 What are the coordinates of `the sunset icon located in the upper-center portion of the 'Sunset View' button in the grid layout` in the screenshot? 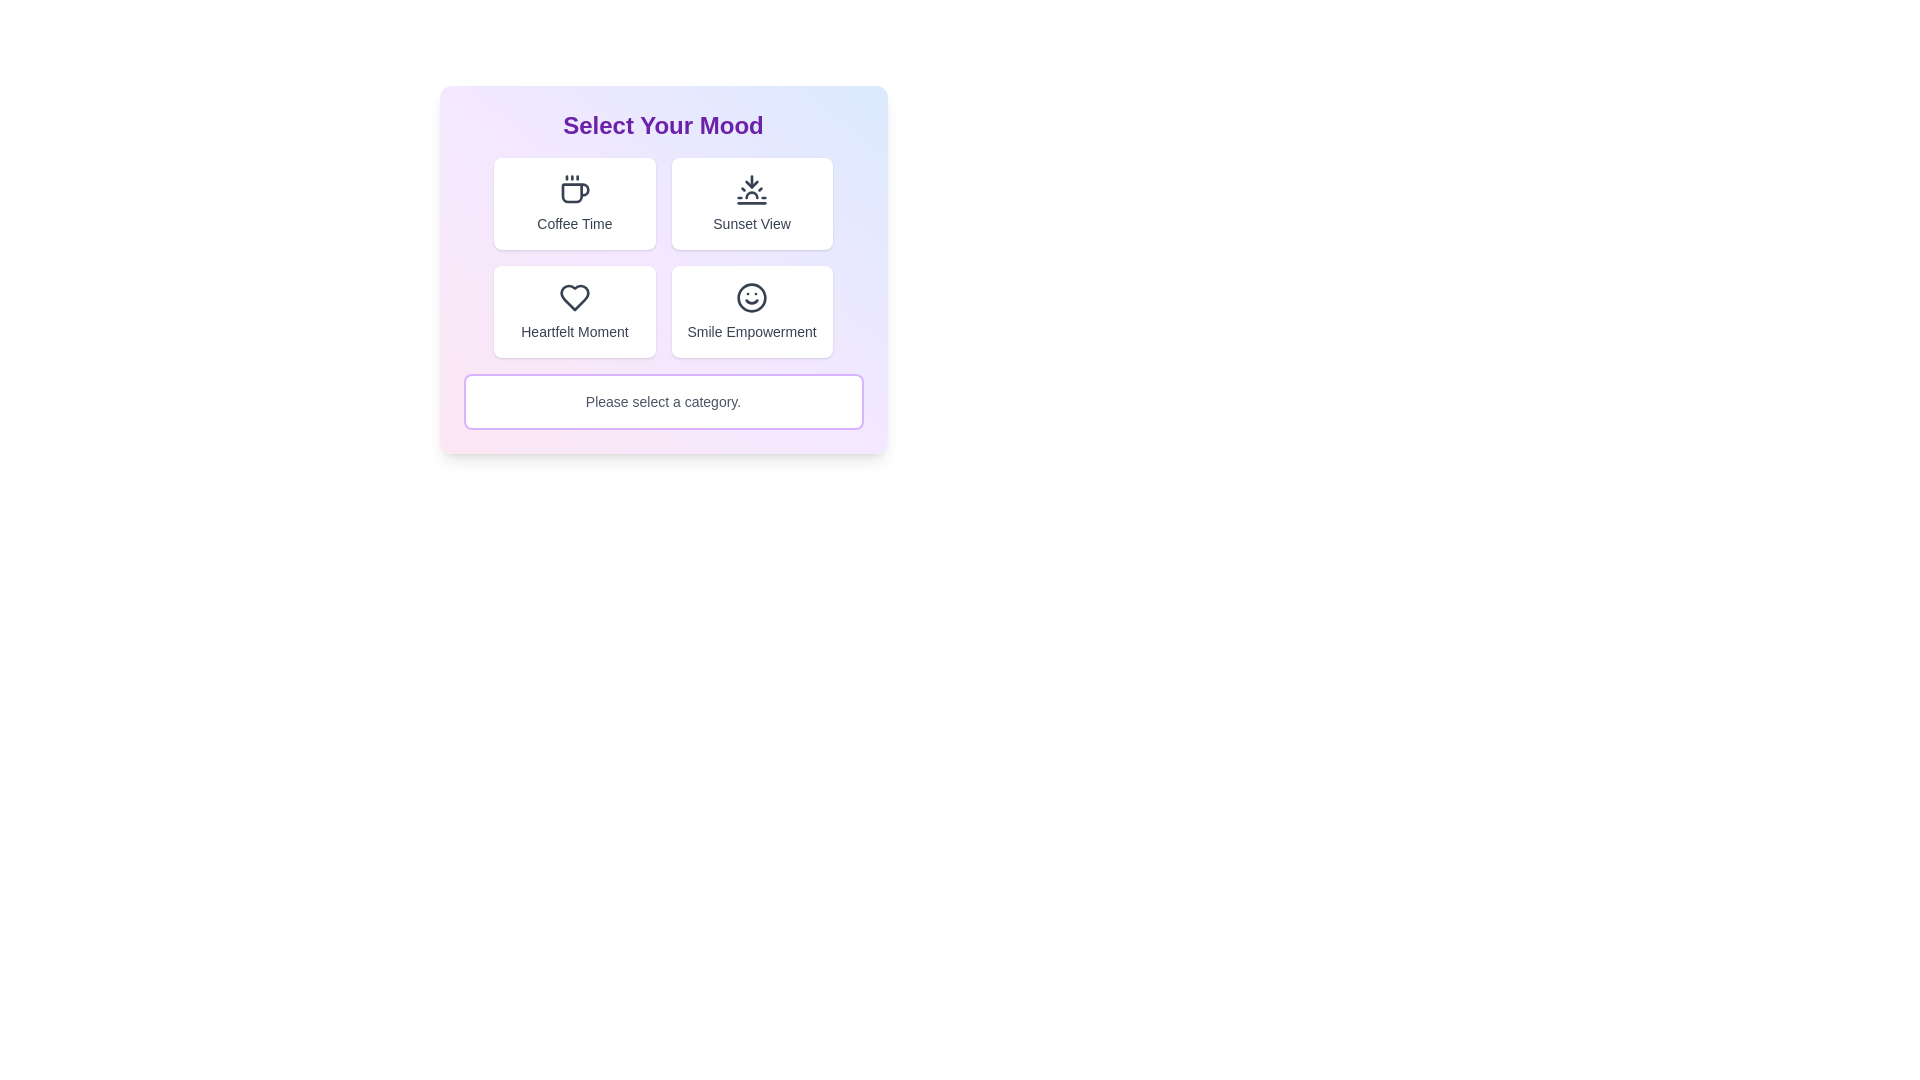 It's located at (751, 189).